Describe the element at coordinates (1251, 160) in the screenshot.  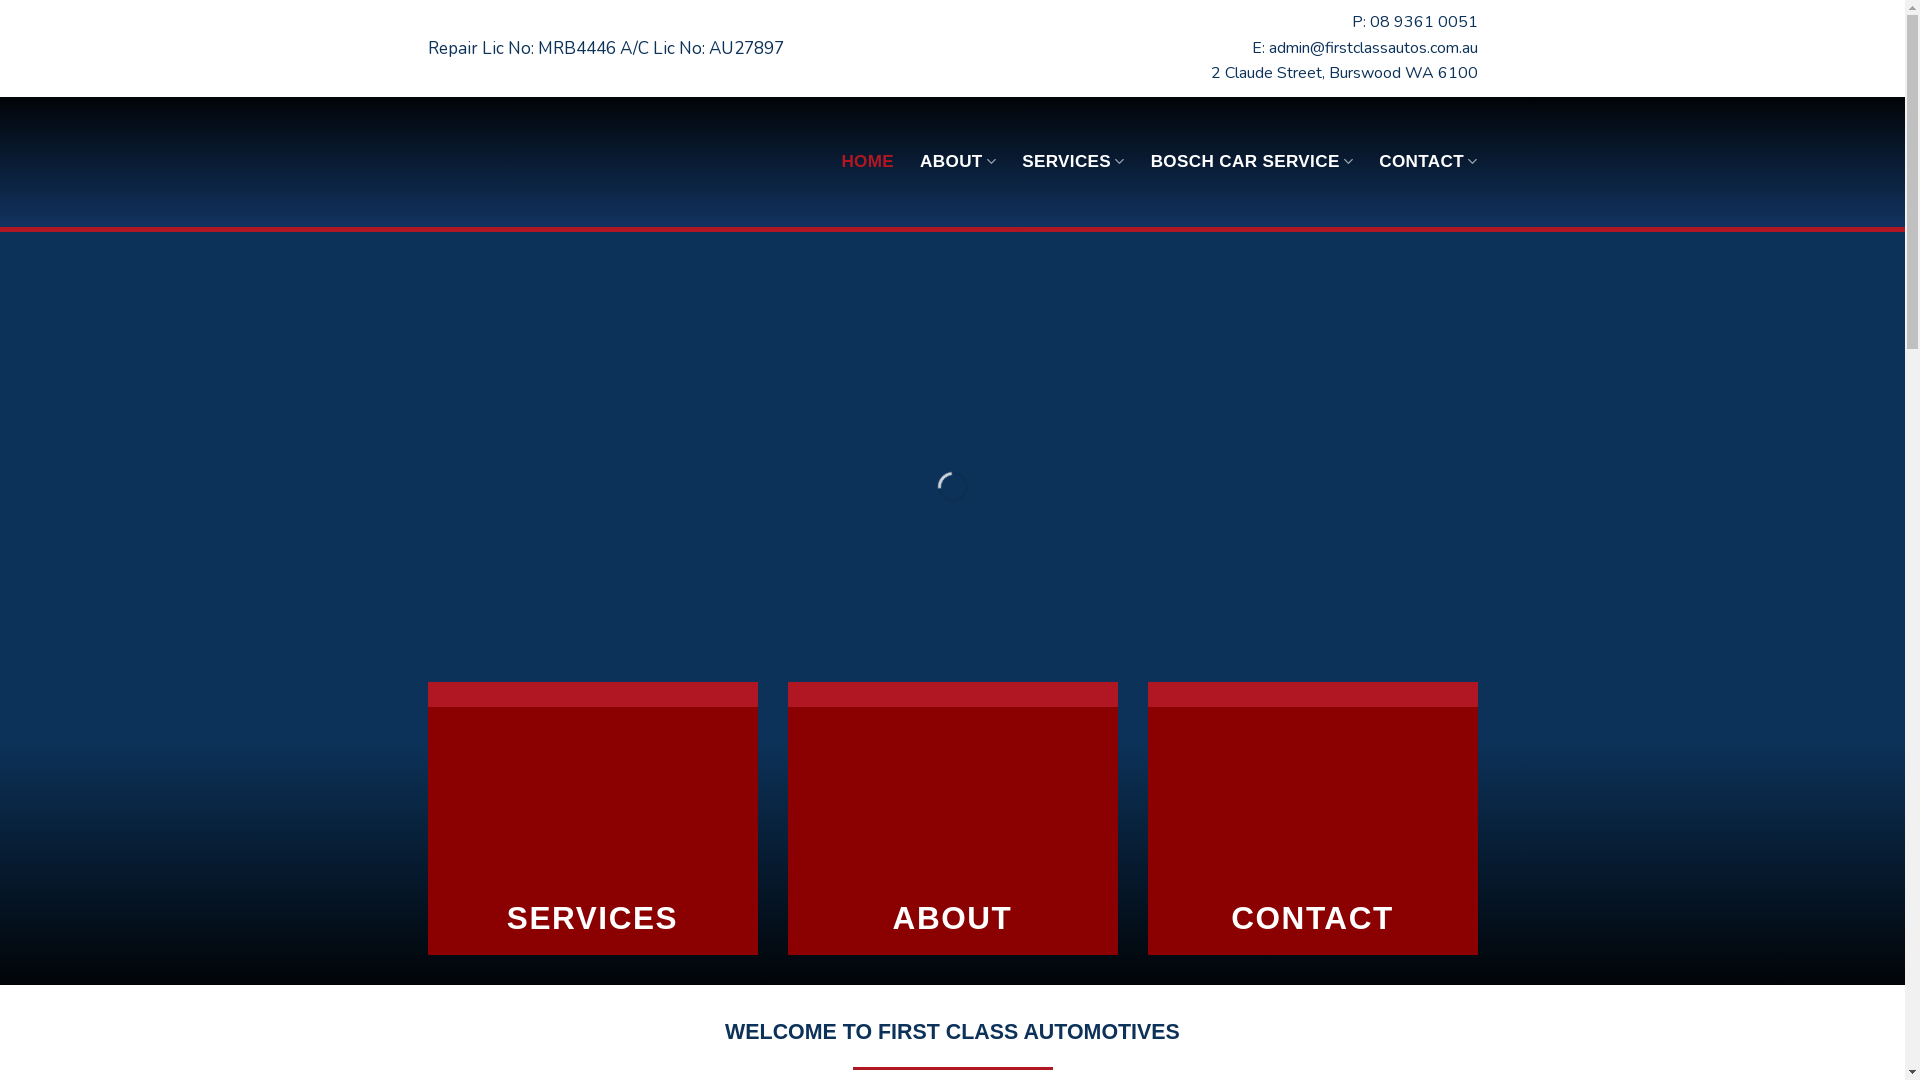
I see `'BOSCH CAR SERVICE'` at that location.